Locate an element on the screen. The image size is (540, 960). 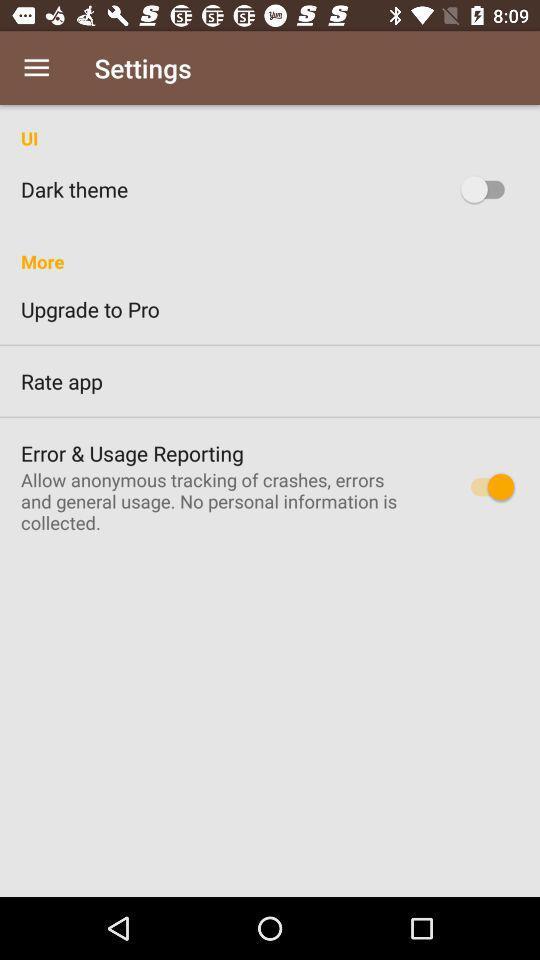
icon above the ui icon is located at coordinates (36, 68).